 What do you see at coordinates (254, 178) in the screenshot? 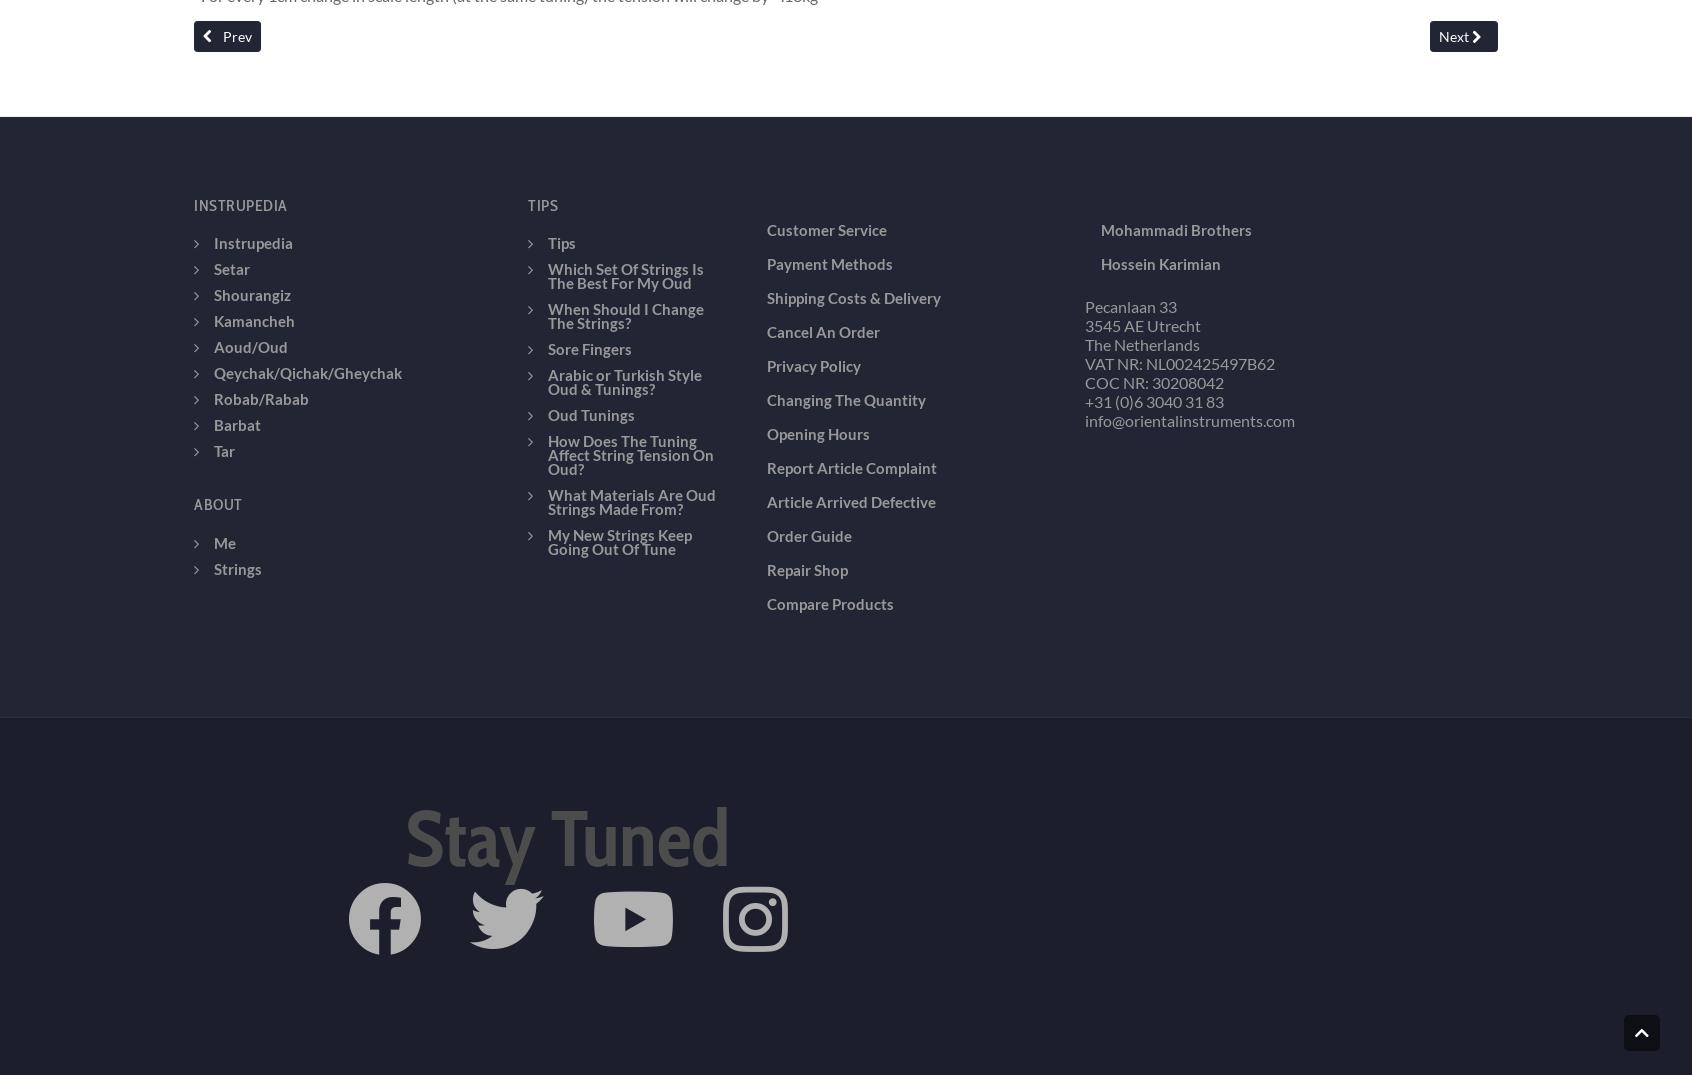
I see `'Kamancheh'` at bounding box center [254, 178].